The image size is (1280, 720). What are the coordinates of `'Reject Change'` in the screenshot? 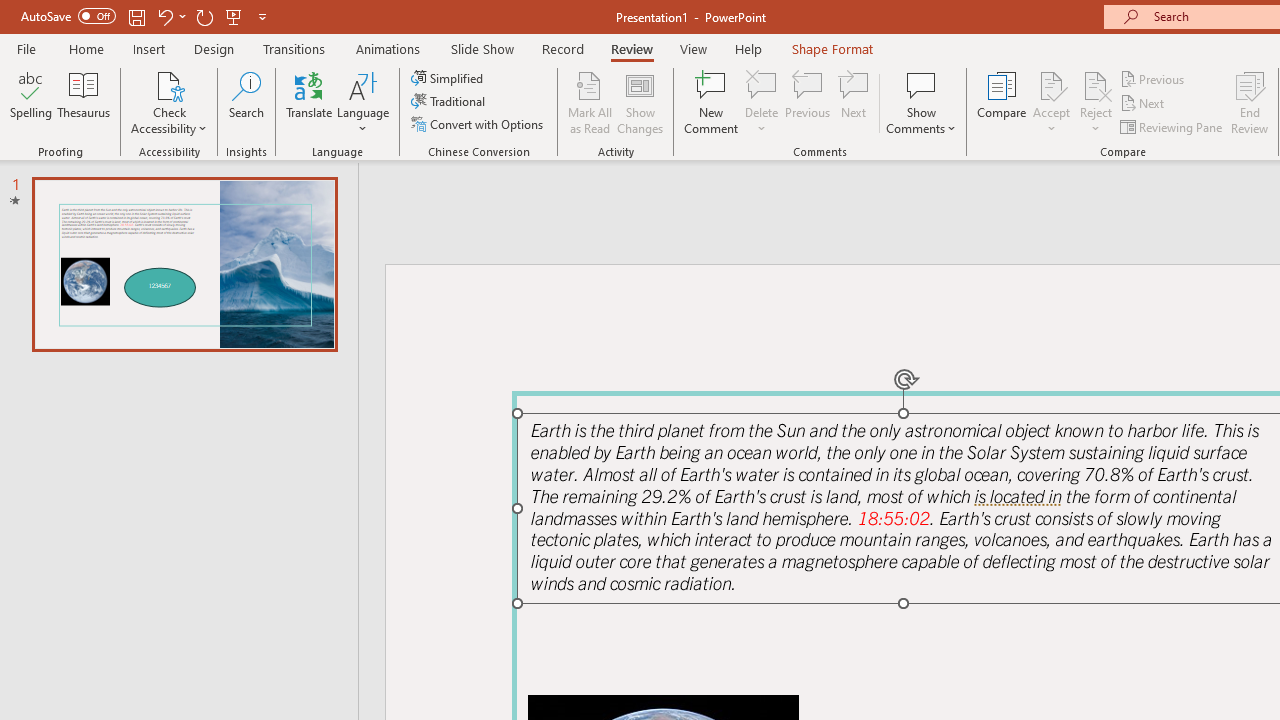 It's located at (1095, 84).